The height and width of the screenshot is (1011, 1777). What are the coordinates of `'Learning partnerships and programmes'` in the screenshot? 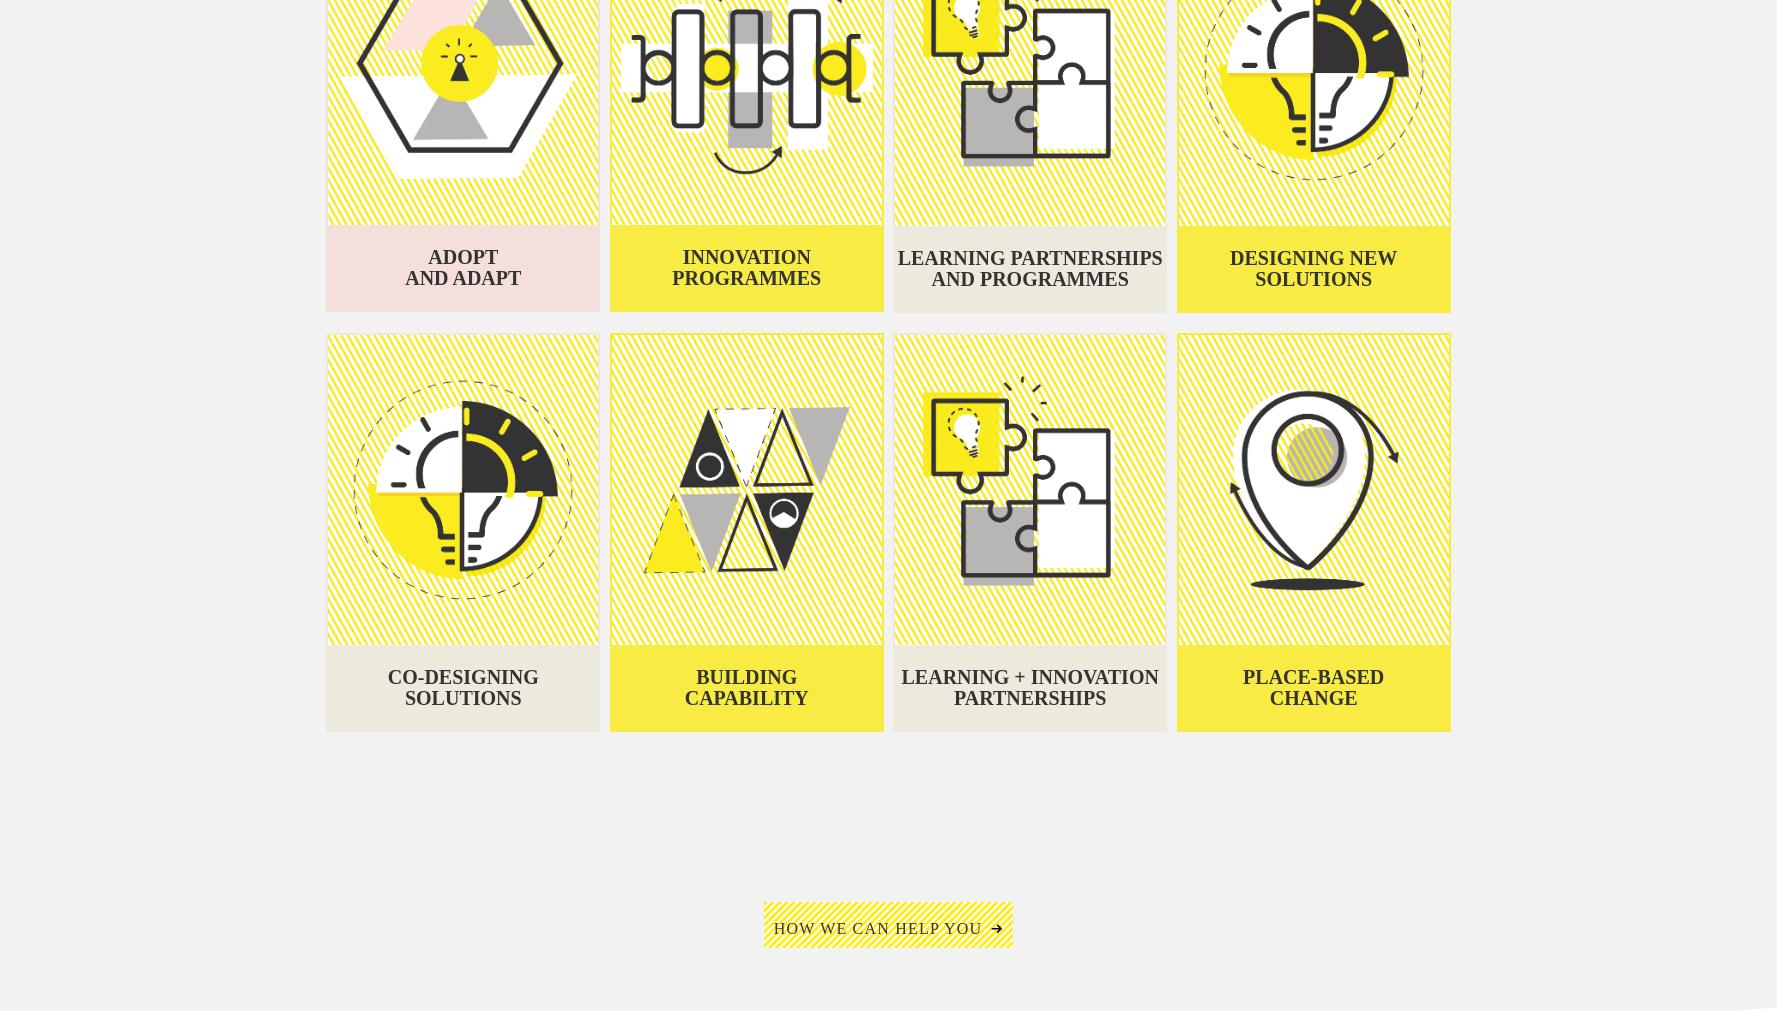 It's located at (1029, 959).